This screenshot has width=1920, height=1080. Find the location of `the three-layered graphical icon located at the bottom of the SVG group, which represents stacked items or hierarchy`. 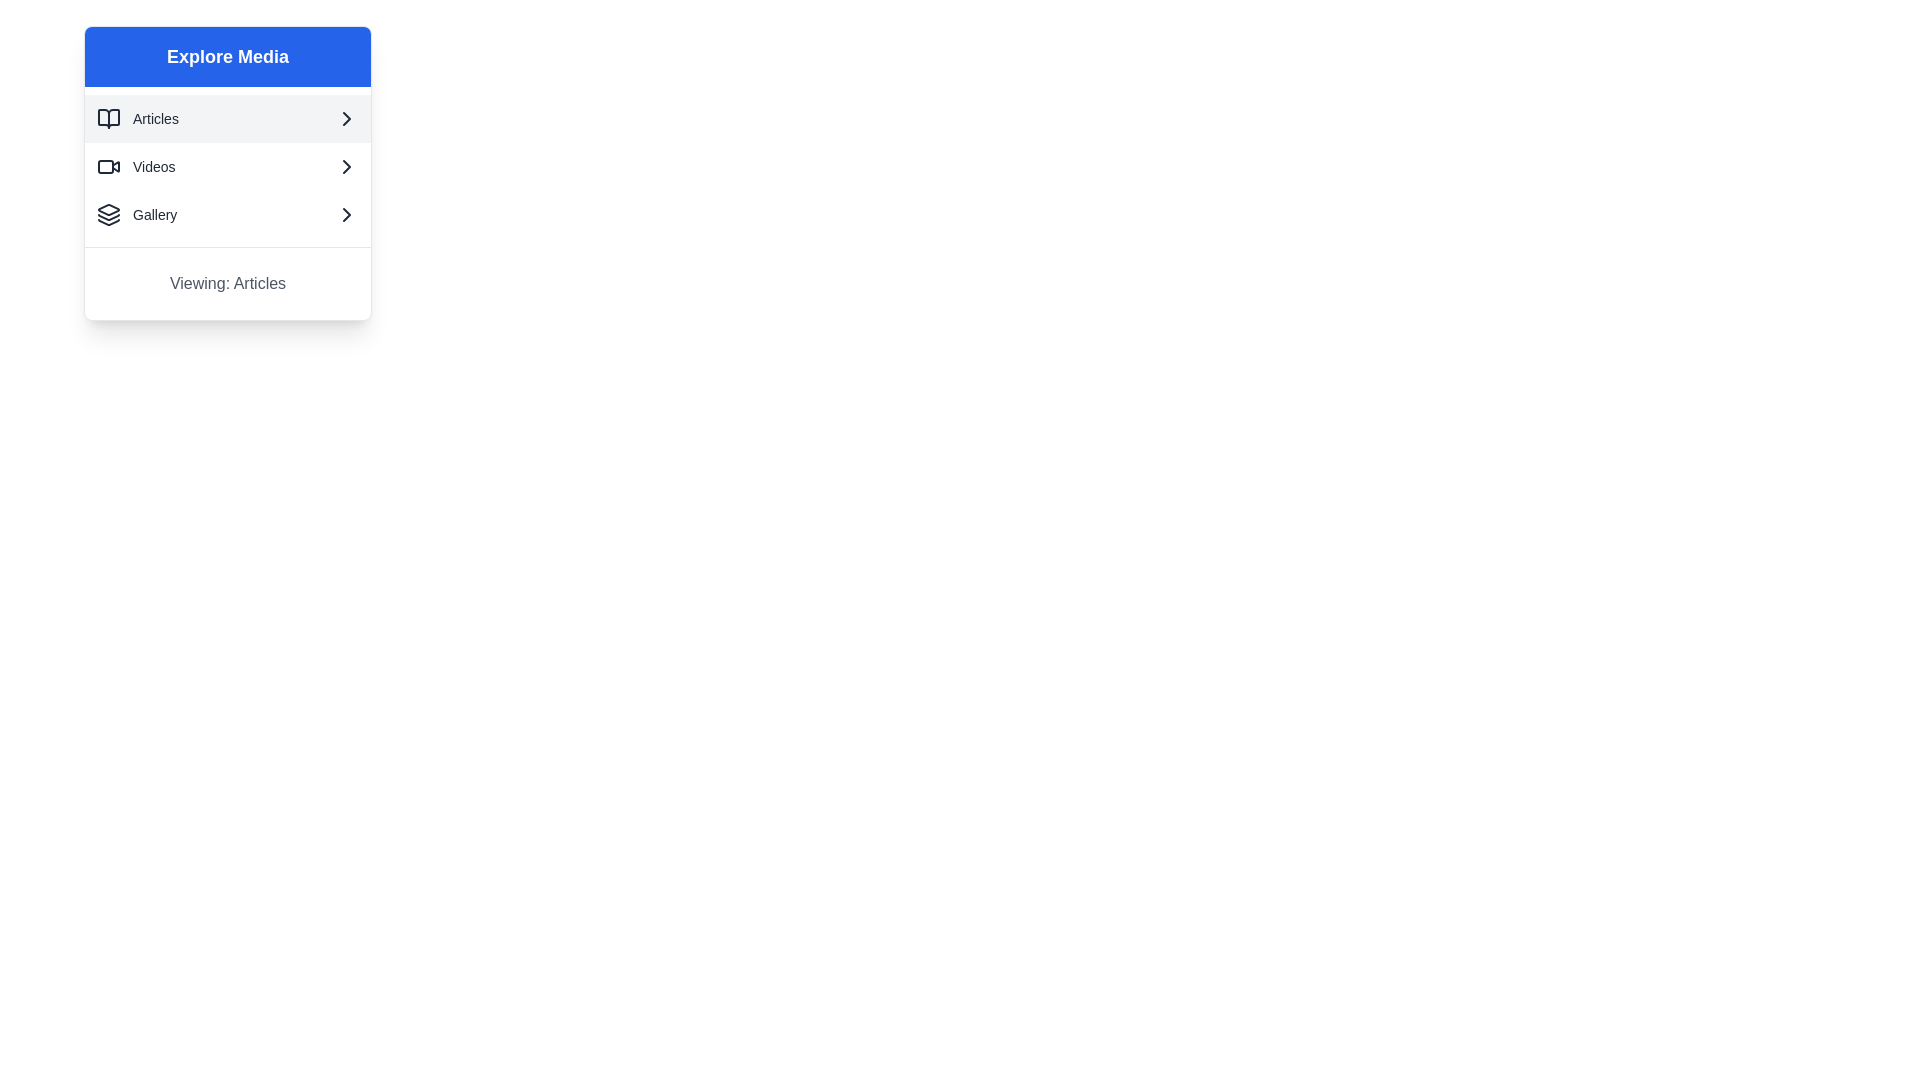

the three-layered graphical icon located at the bottom of the SVG group, which represents stacked items or hierarchy is located at coordinates (108, 222).